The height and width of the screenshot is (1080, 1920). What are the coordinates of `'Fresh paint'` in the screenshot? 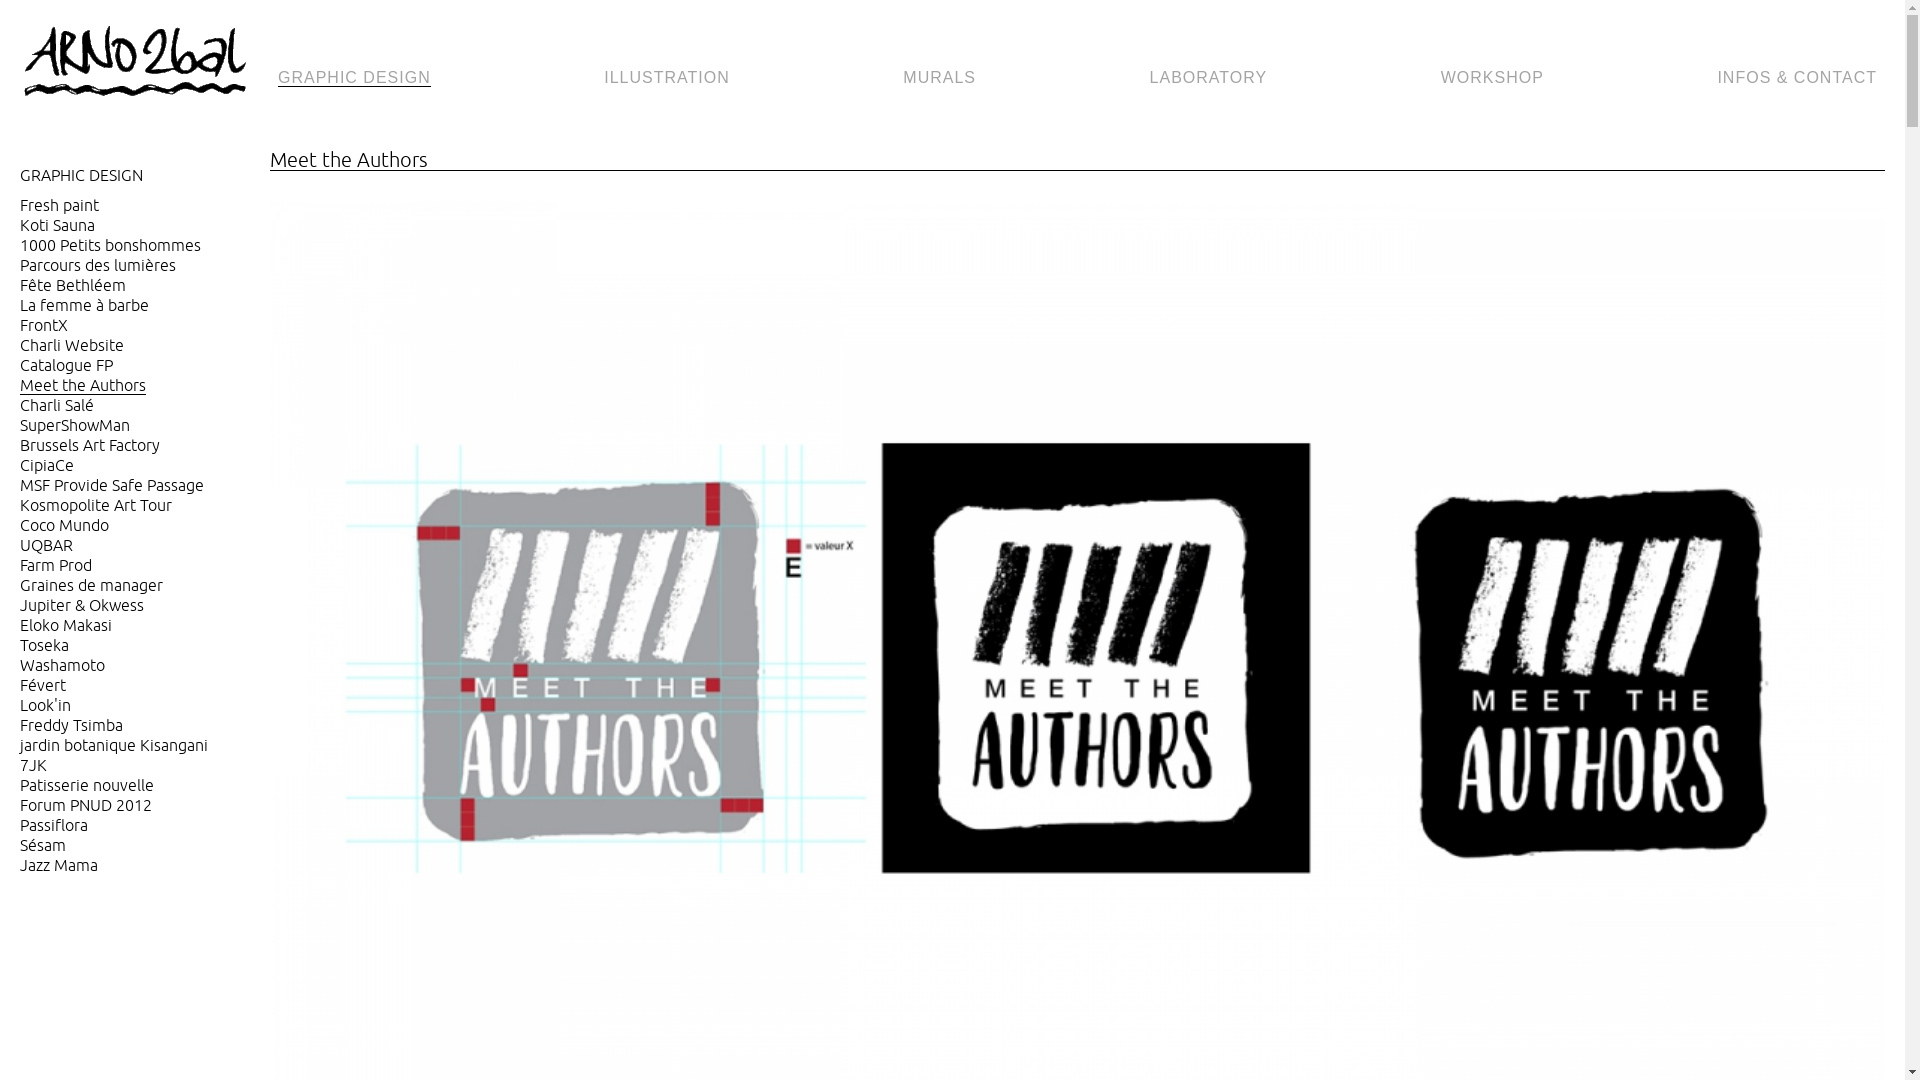 It's located at (19, 205).